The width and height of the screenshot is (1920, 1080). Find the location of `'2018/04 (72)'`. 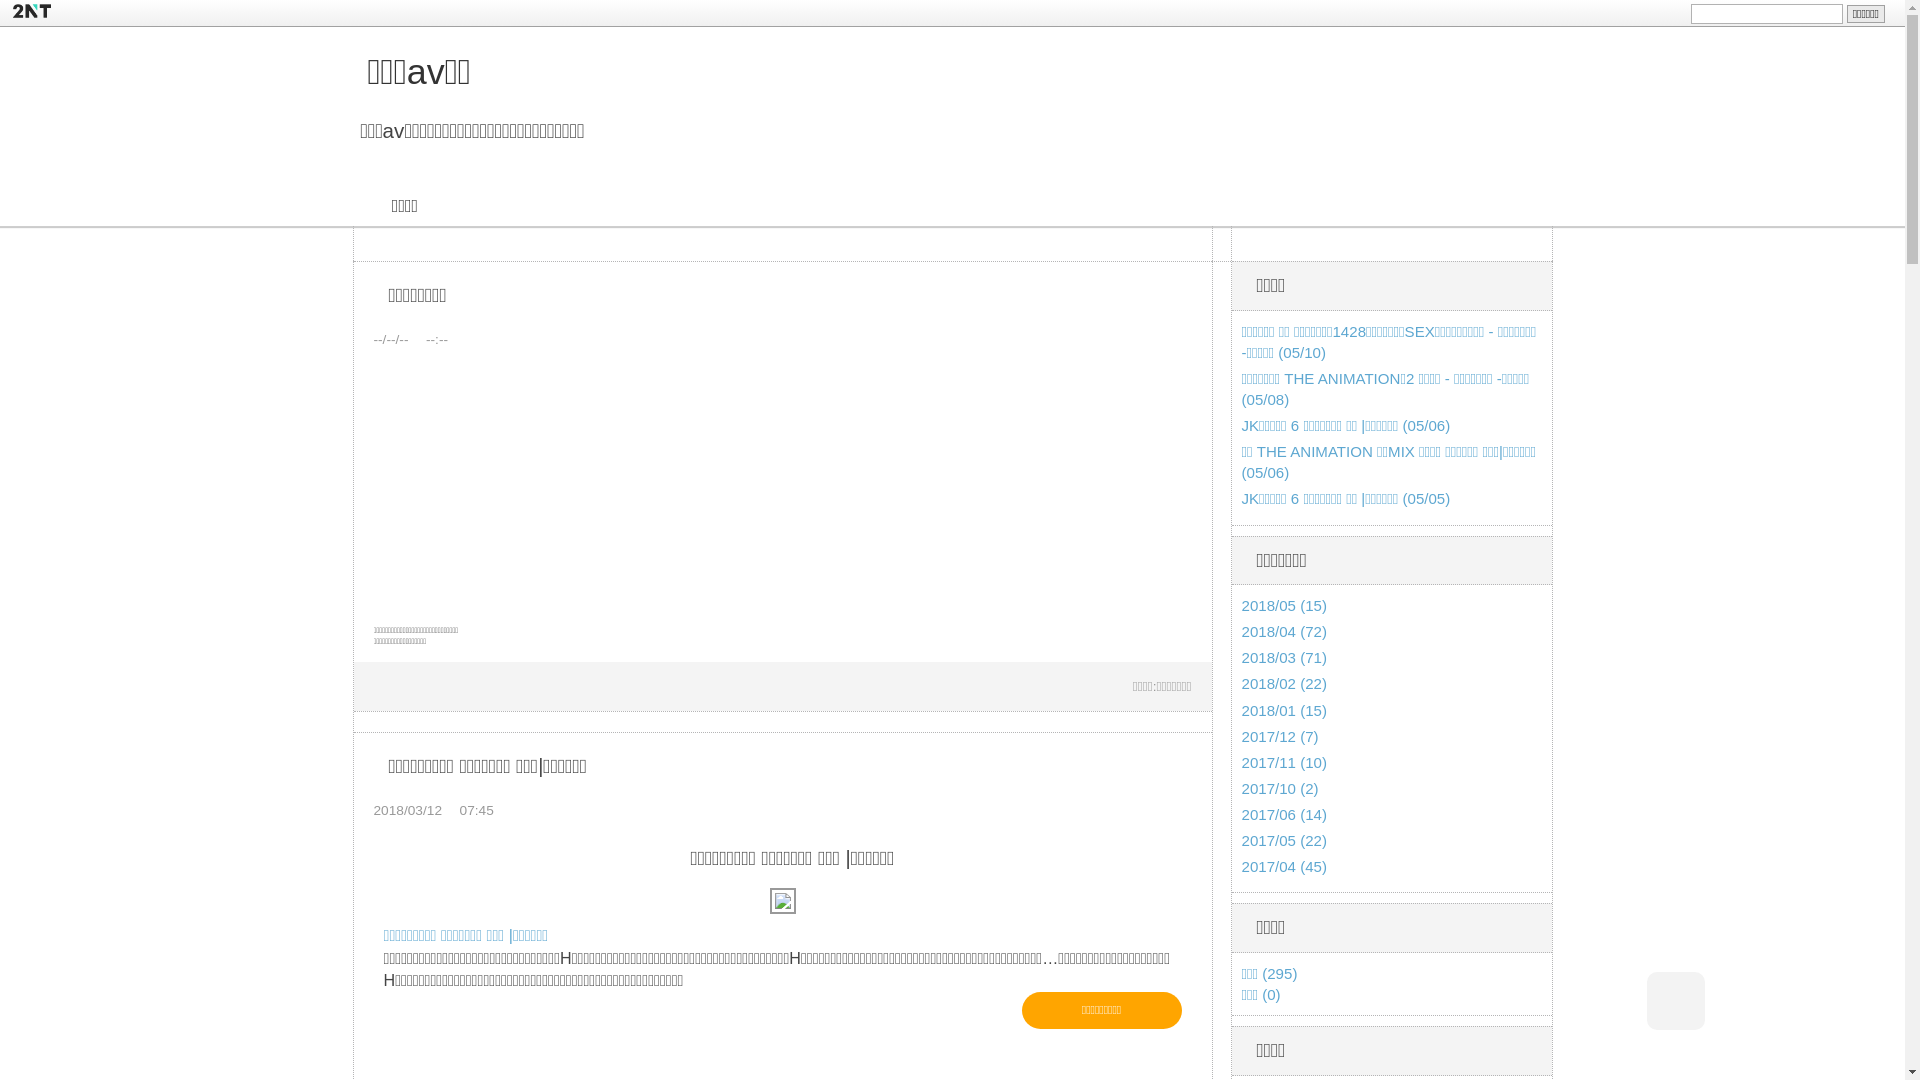

'2018/04 (72)' is located at coordinates (1241, 631).